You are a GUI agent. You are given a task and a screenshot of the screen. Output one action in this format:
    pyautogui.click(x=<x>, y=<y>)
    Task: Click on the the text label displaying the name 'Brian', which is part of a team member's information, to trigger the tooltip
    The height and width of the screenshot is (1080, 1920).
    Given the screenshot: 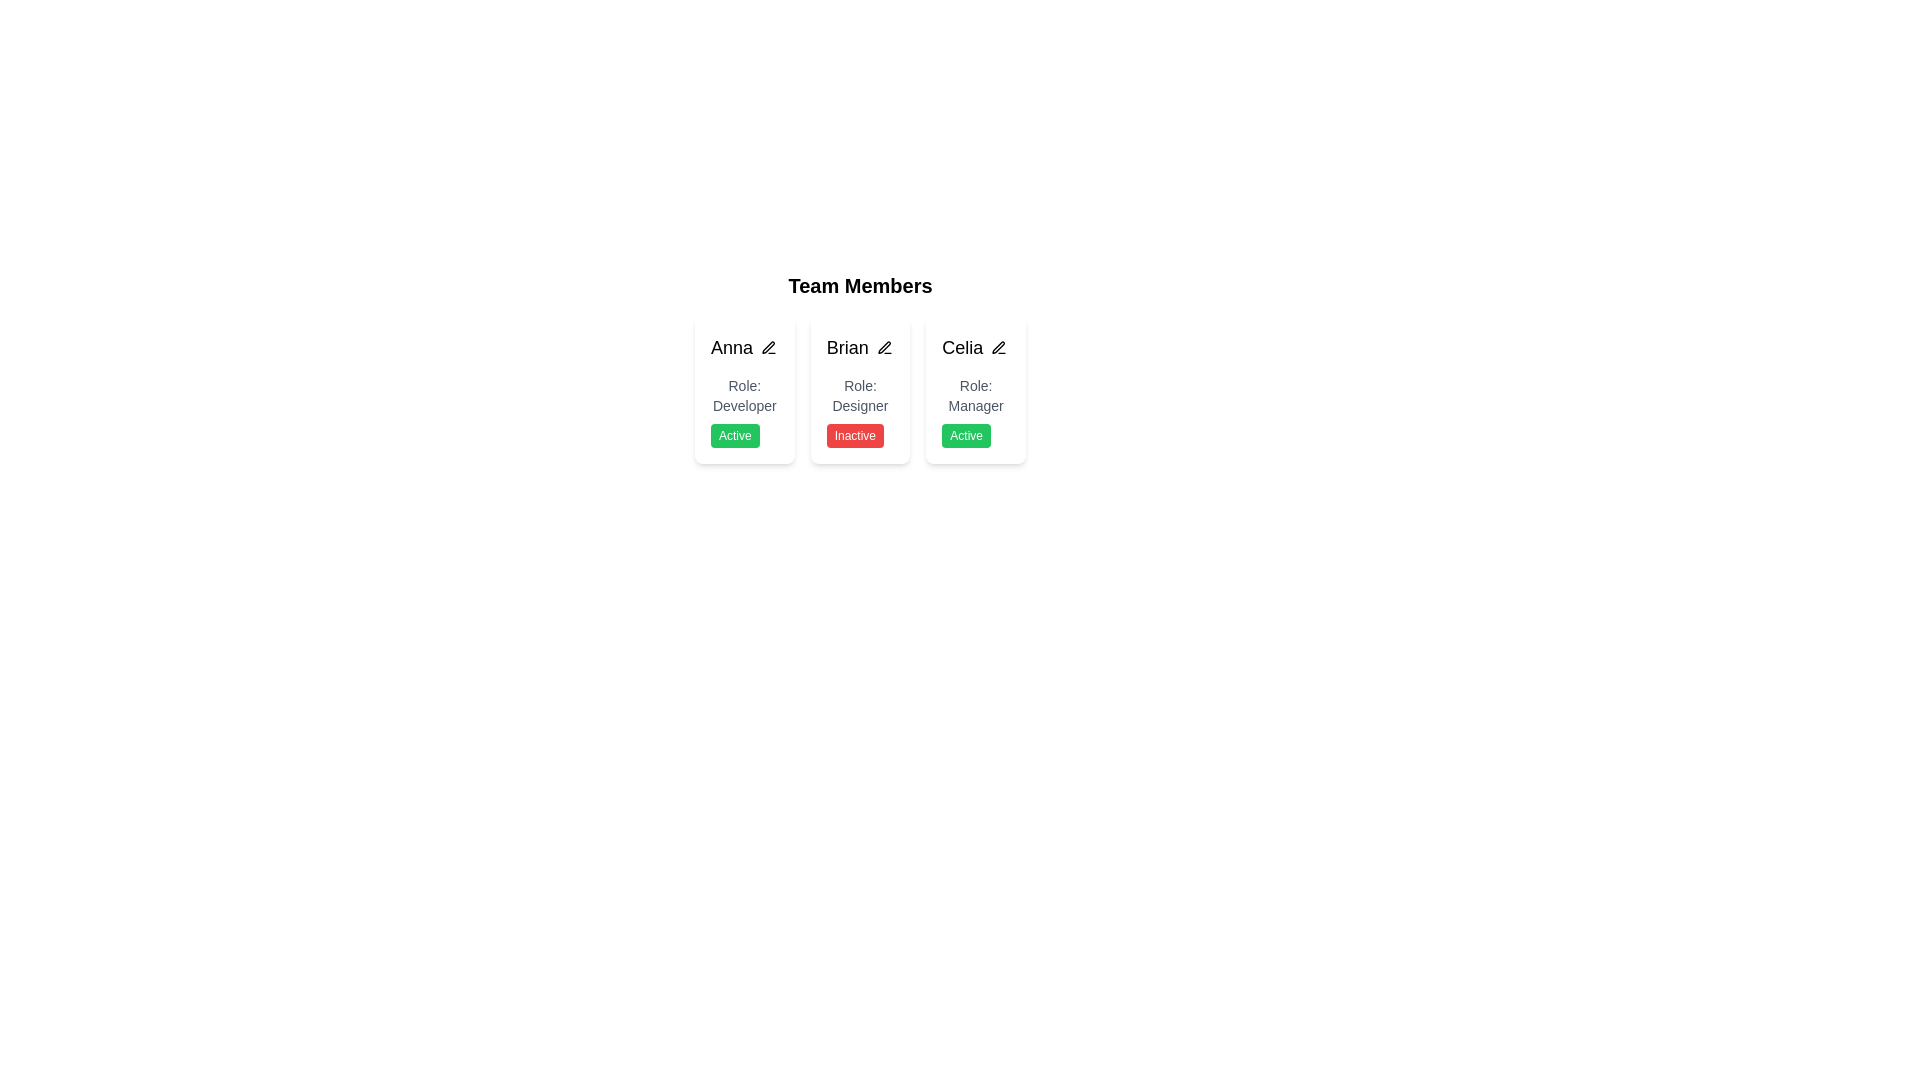 What is the action you would take?
    pyautogui.click(x=860, y=346)
    